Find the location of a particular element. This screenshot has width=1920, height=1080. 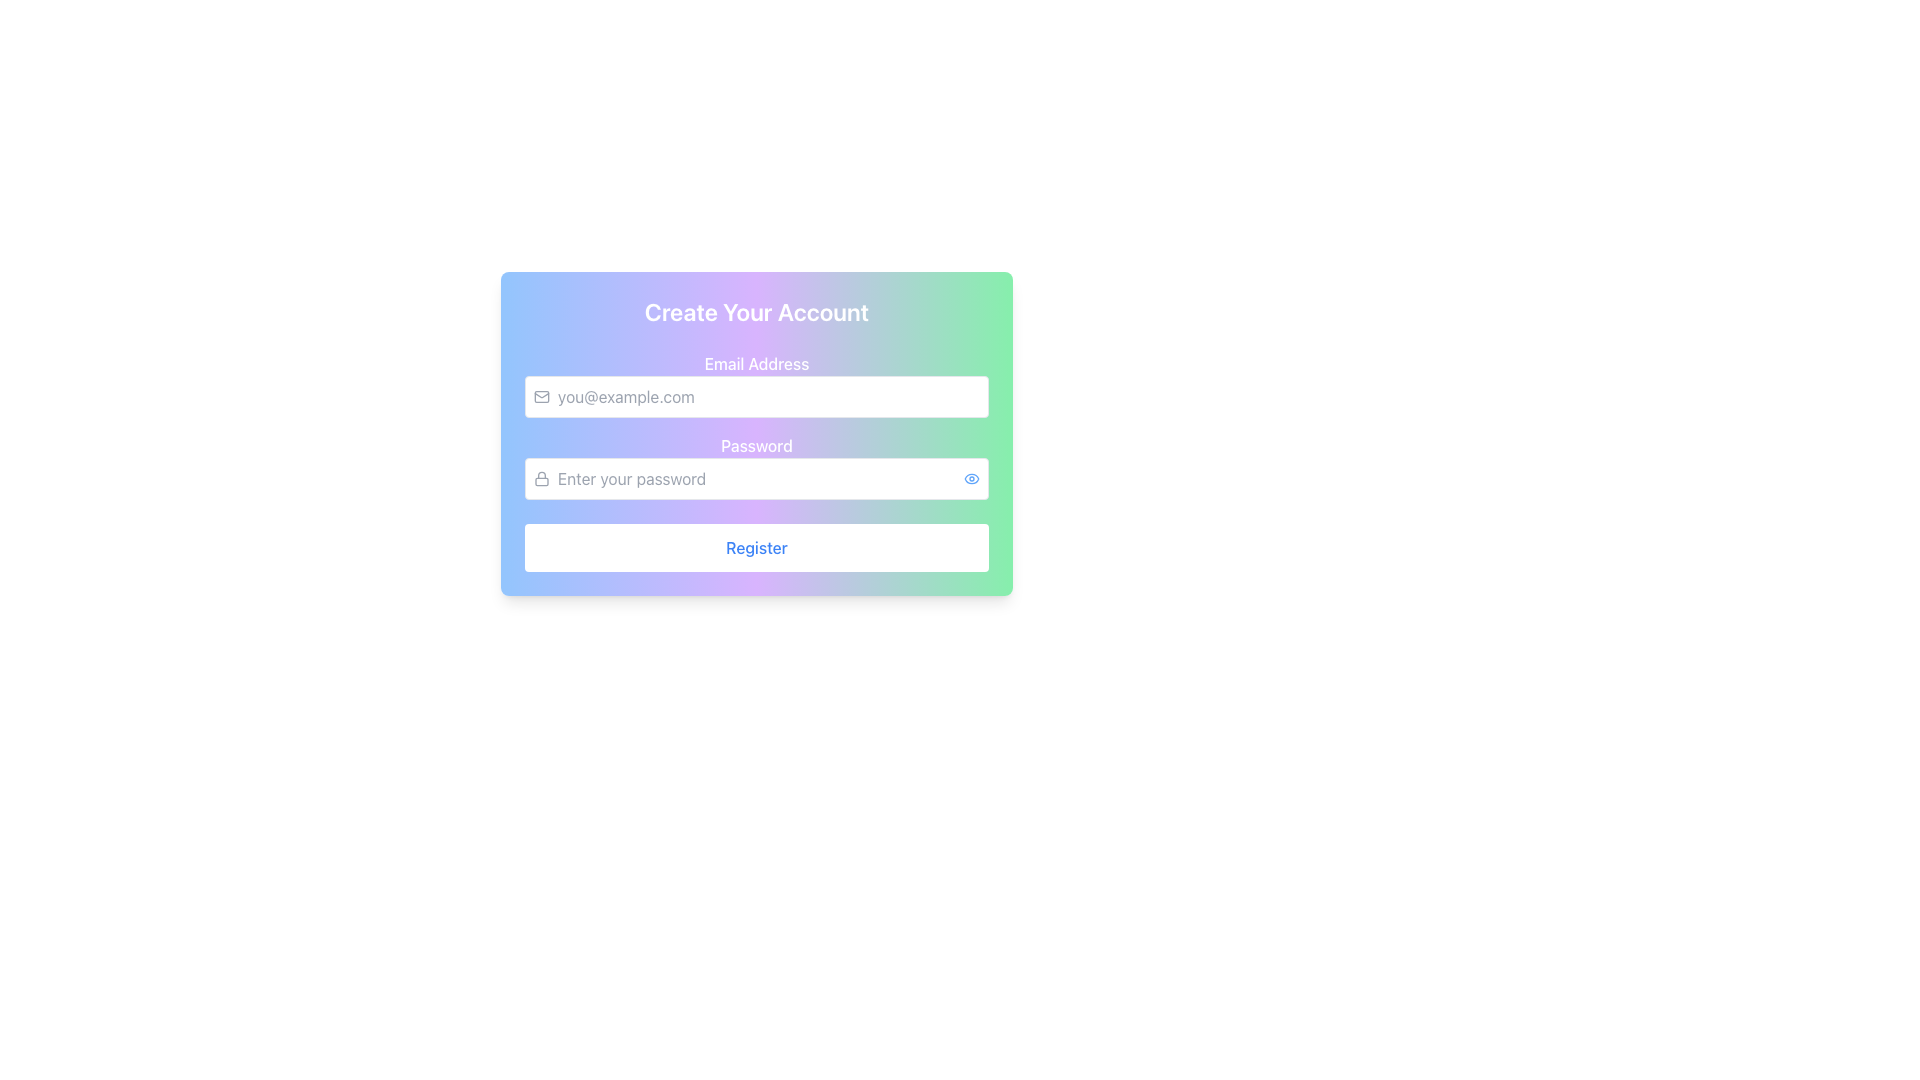

the 'Register' button, which has a white background and bold blue text, located at the bottom of the registration form to change its color to light blue is located at coordinates (756, 547).